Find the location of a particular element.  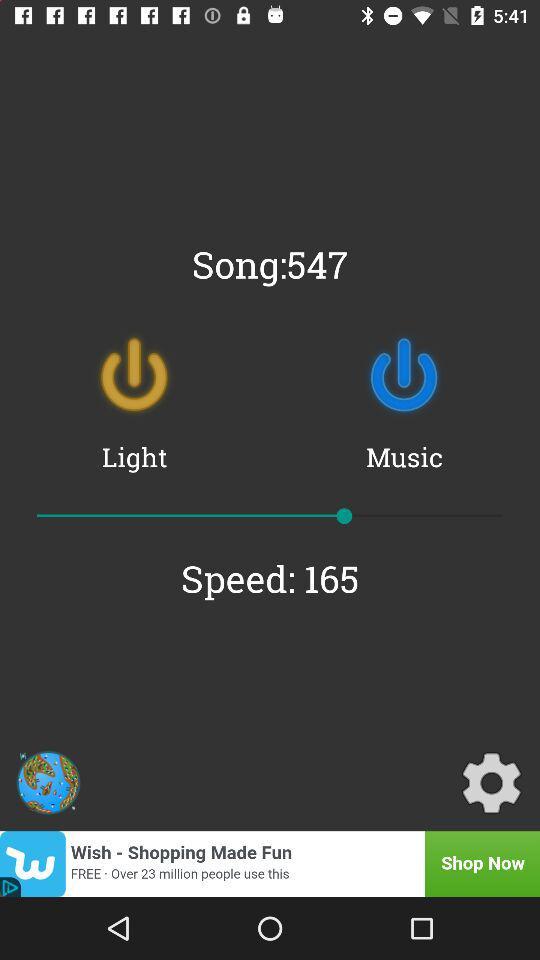

icon above the music item is located at coordinates (404, 374).